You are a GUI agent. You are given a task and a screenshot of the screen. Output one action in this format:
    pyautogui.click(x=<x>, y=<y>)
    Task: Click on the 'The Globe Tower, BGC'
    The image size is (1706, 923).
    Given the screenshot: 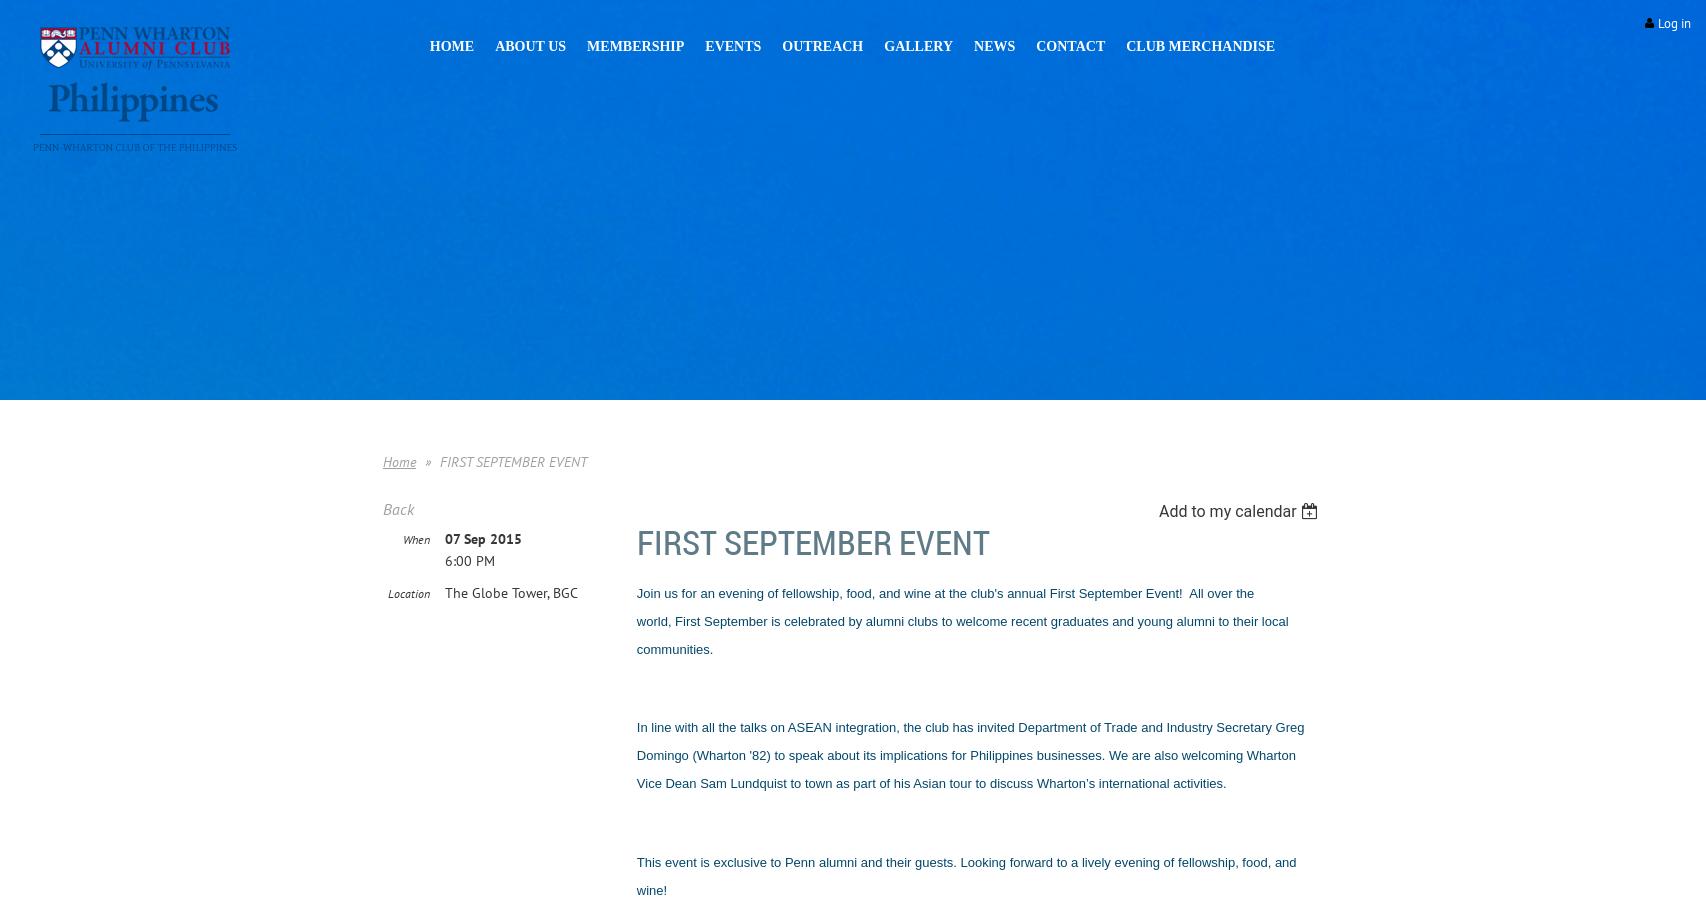 What is the action you would take?
    pyautogui.click(x=510, y=592)
    